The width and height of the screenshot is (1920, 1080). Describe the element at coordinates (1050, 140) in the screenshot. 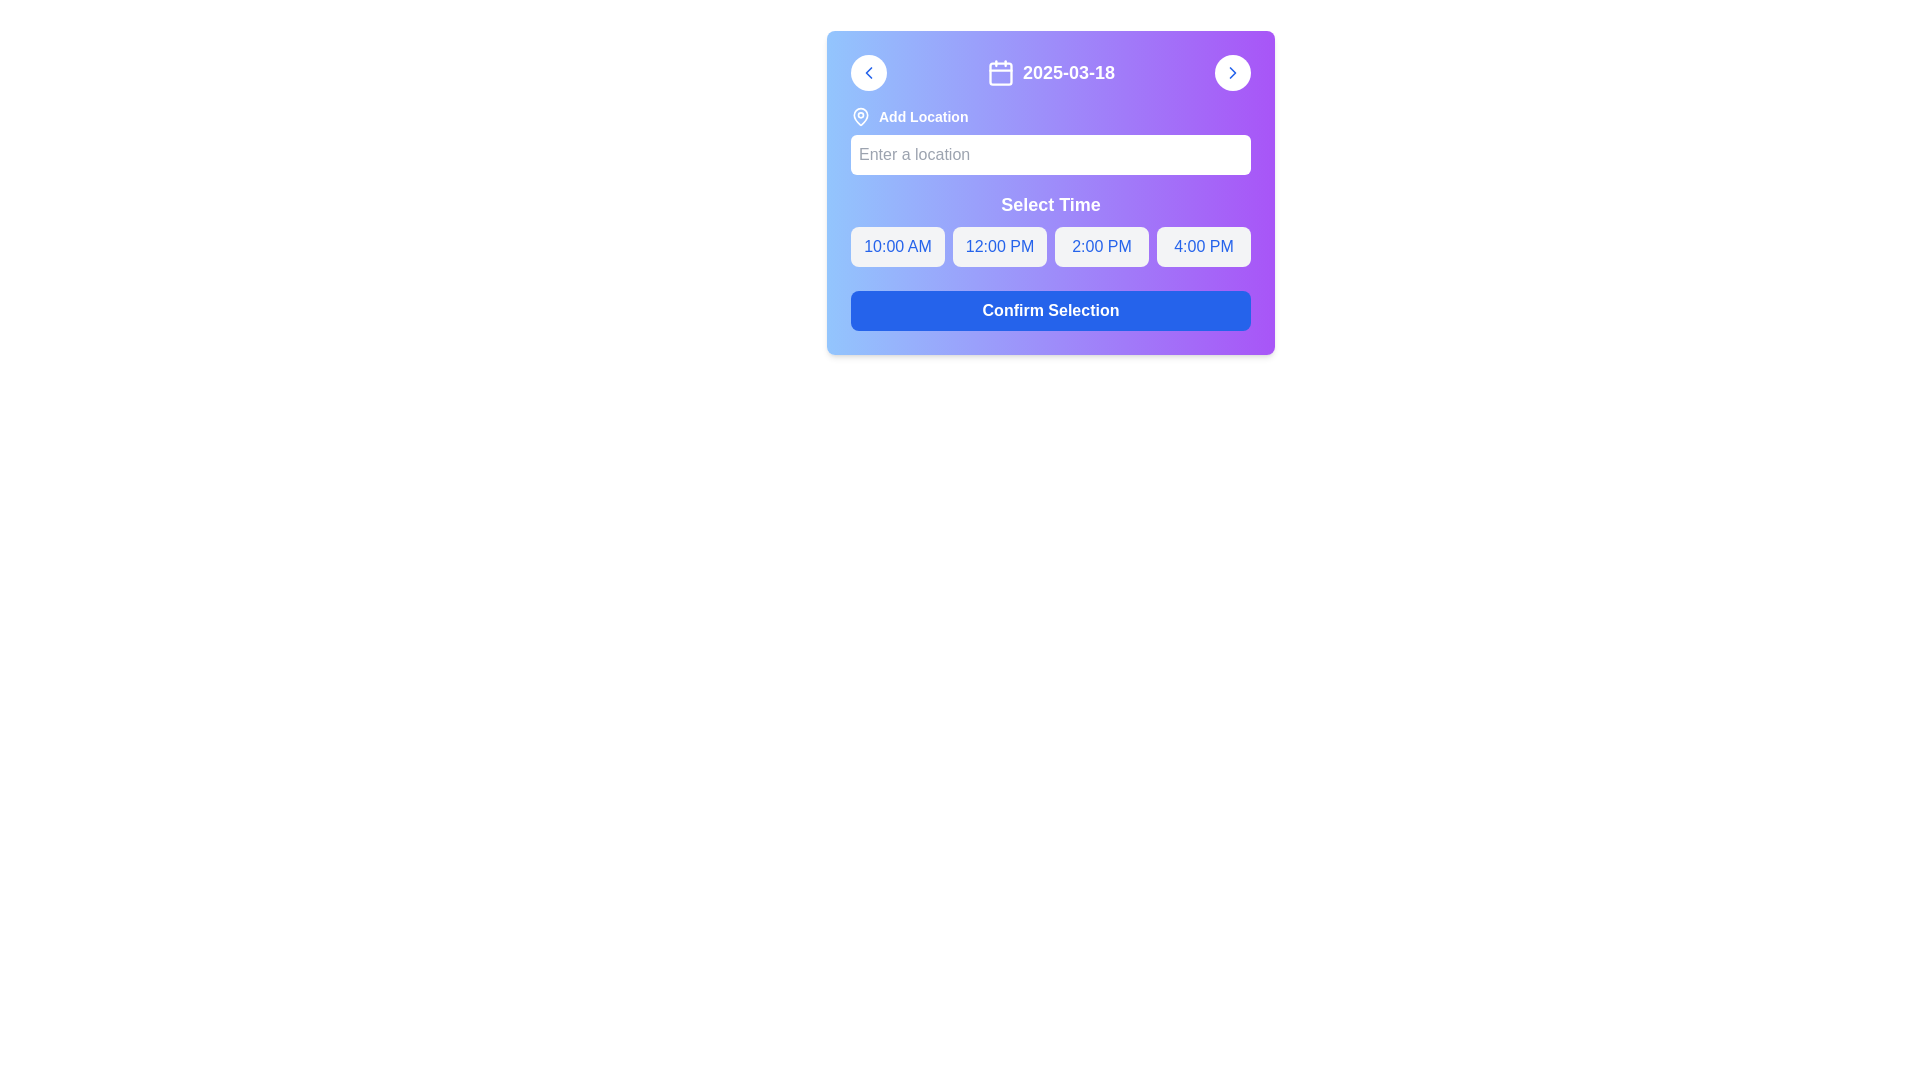

I see `the text input field for location selection, which is the second element under the header '2025-03-18'` at that location.